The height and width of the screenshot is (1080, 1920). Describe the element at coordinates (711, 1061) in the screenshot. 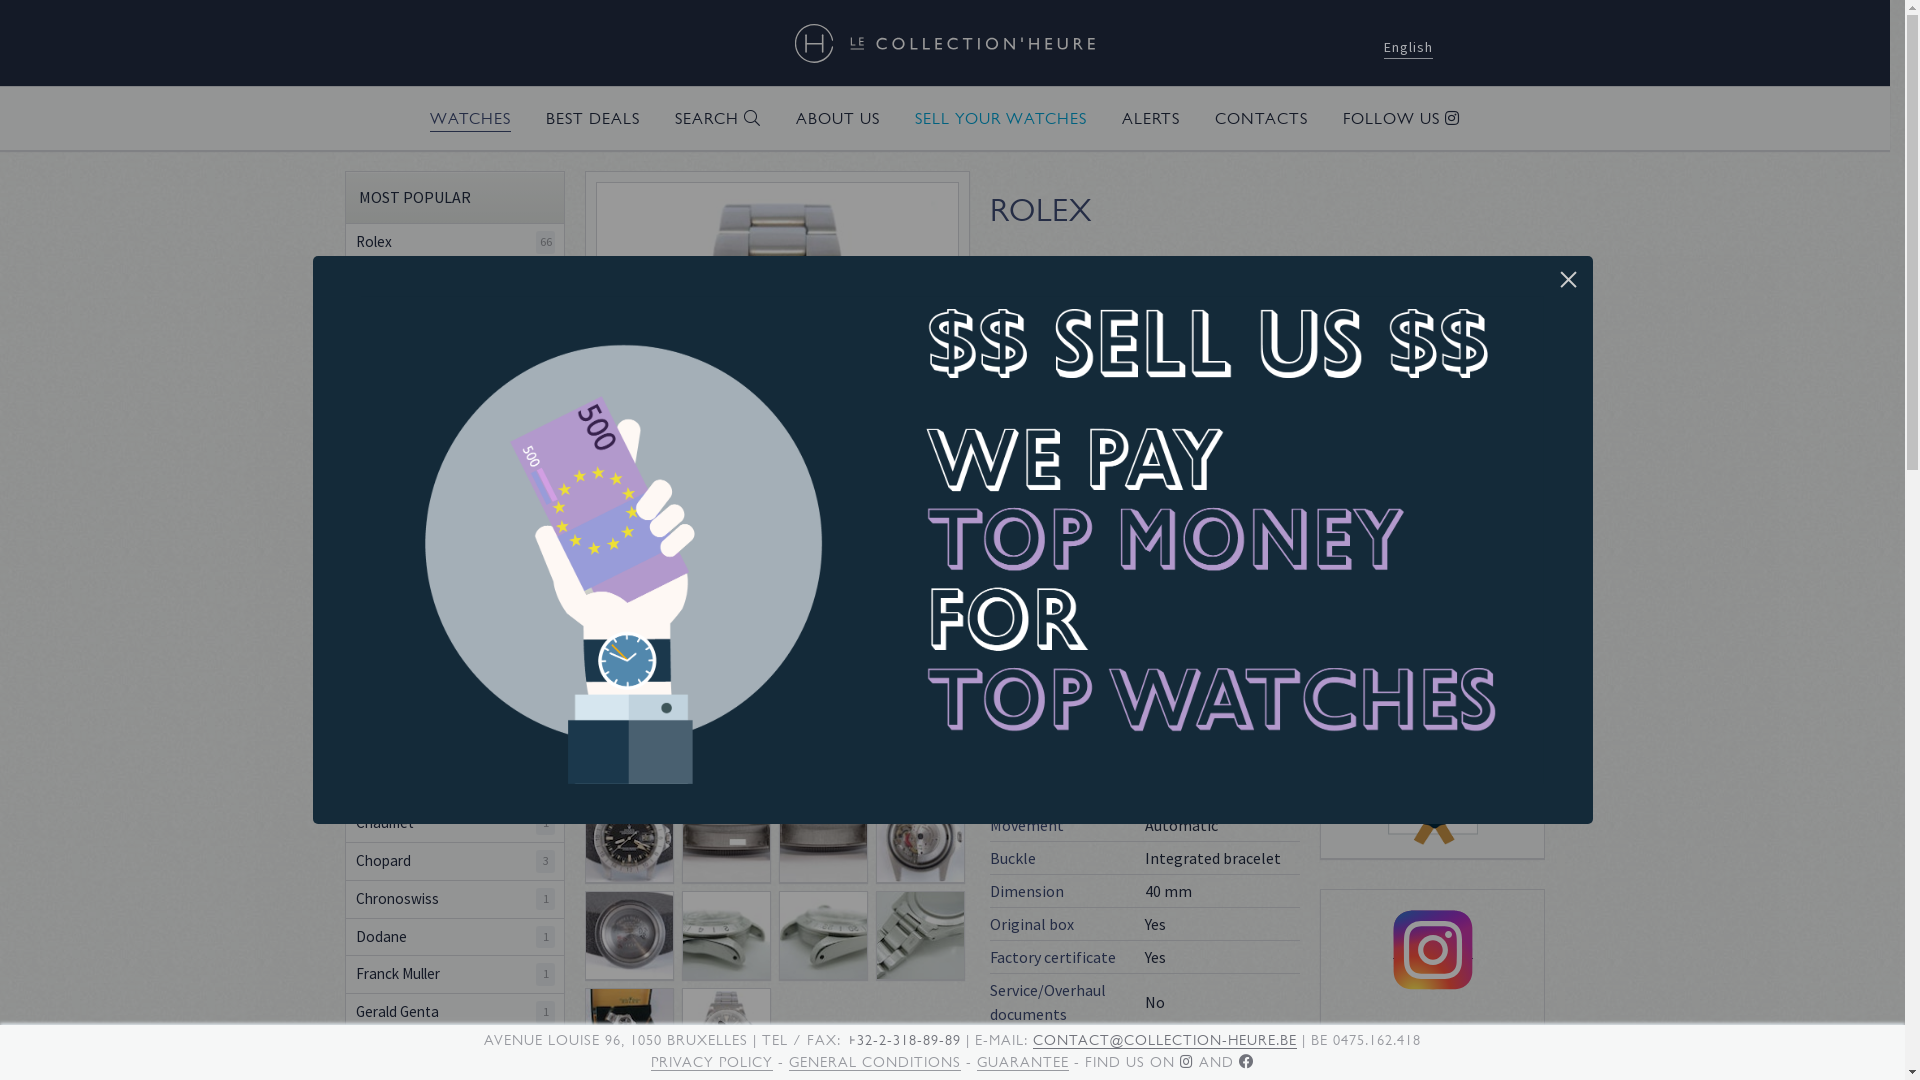

I see `'PRIVACY POLICY'` at that location.